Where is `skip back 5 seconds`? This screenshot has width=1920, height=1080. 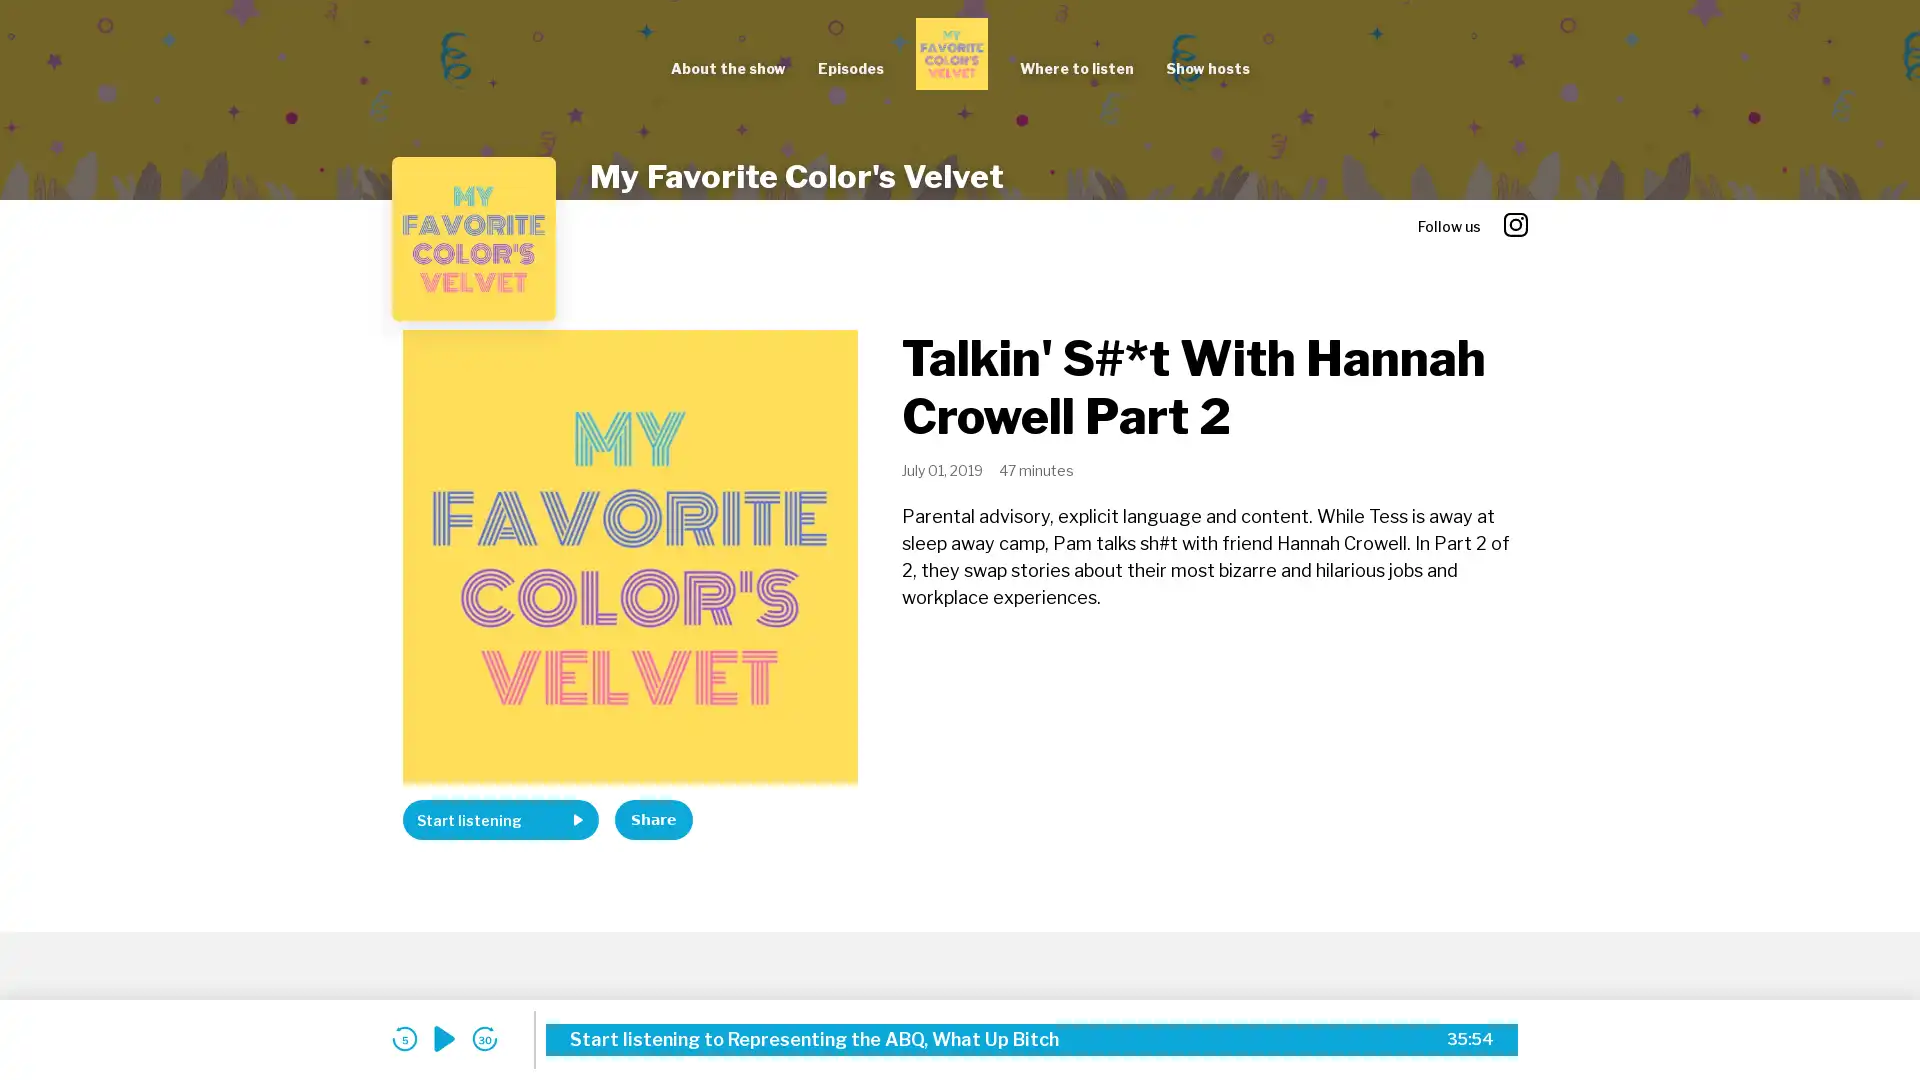
skip back 5 seconds is located at coordinates (403, 1038).